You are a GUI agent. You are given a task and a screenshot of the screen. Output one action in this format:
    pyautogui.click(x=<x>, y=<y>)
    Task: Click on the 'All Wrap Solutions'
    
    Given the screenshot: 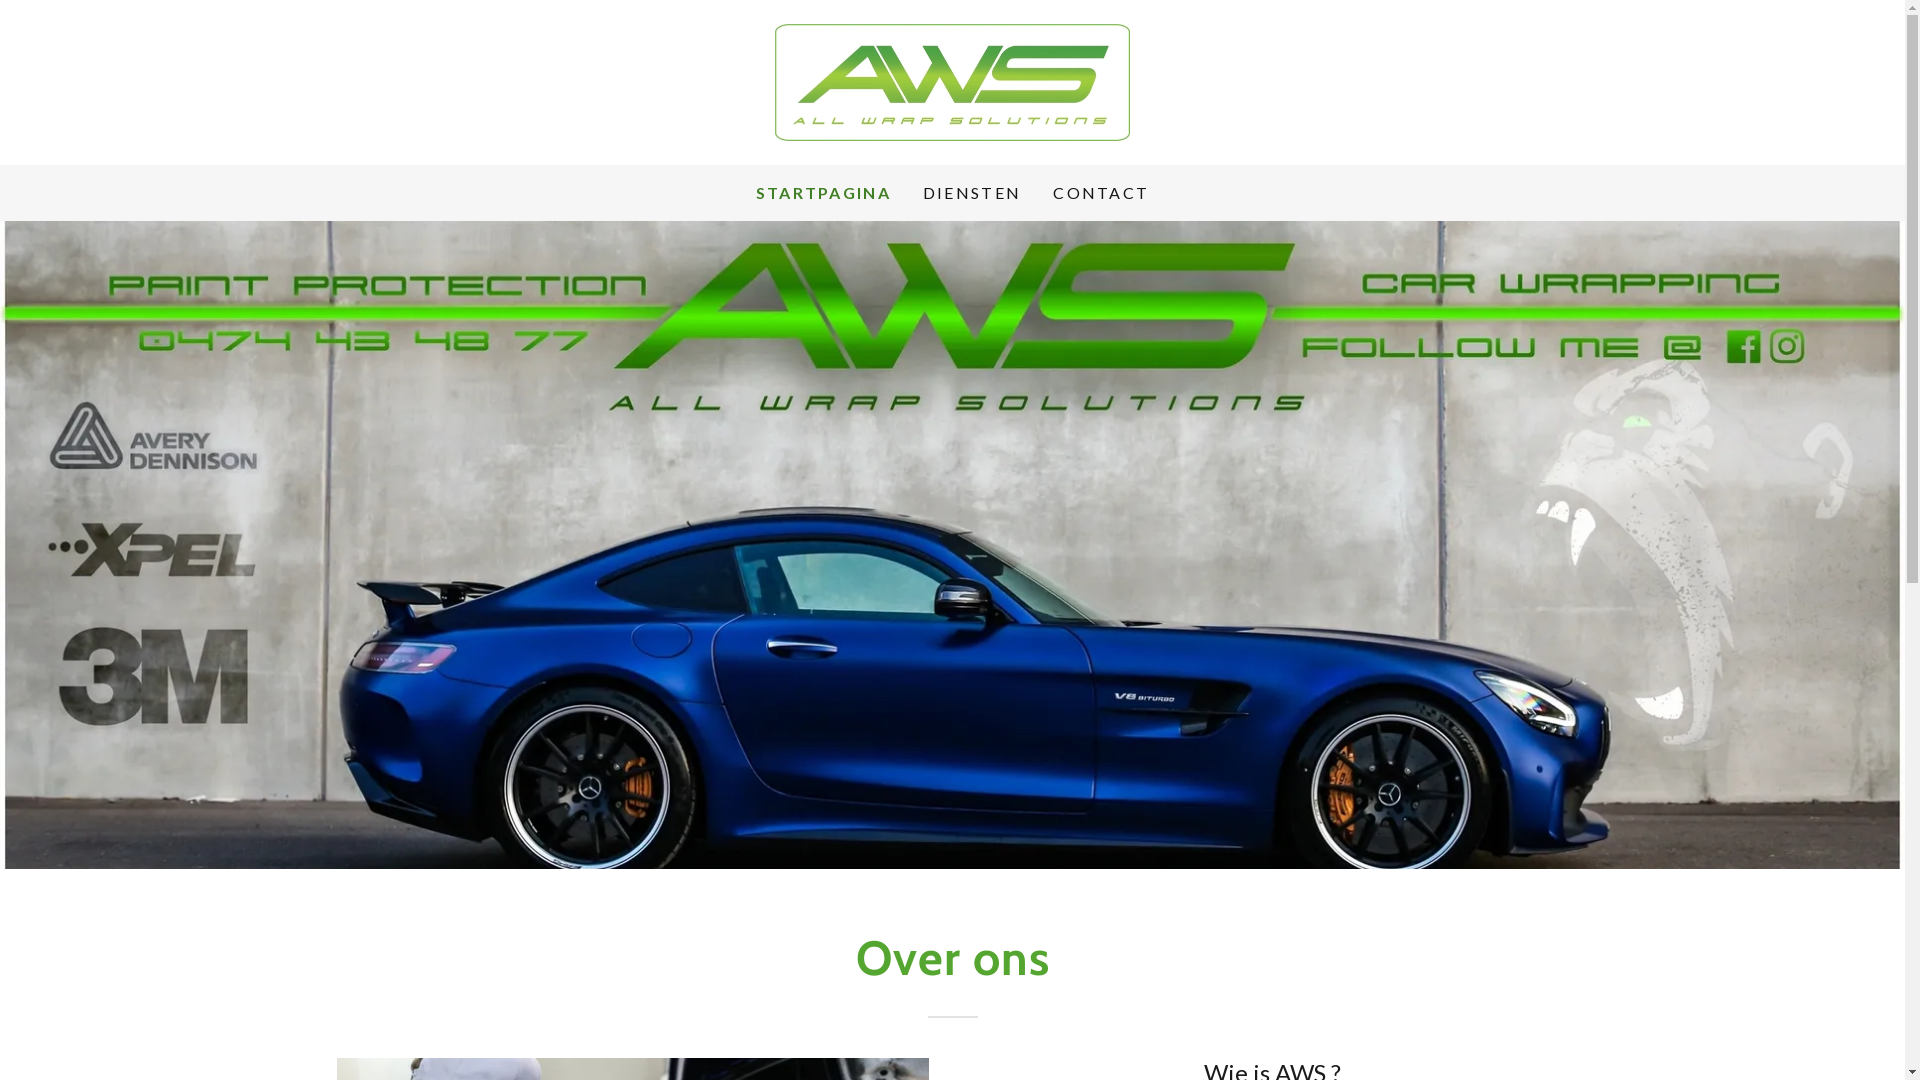 What is the action you would take?
    pyautogui.click(x=951, y=79)
    